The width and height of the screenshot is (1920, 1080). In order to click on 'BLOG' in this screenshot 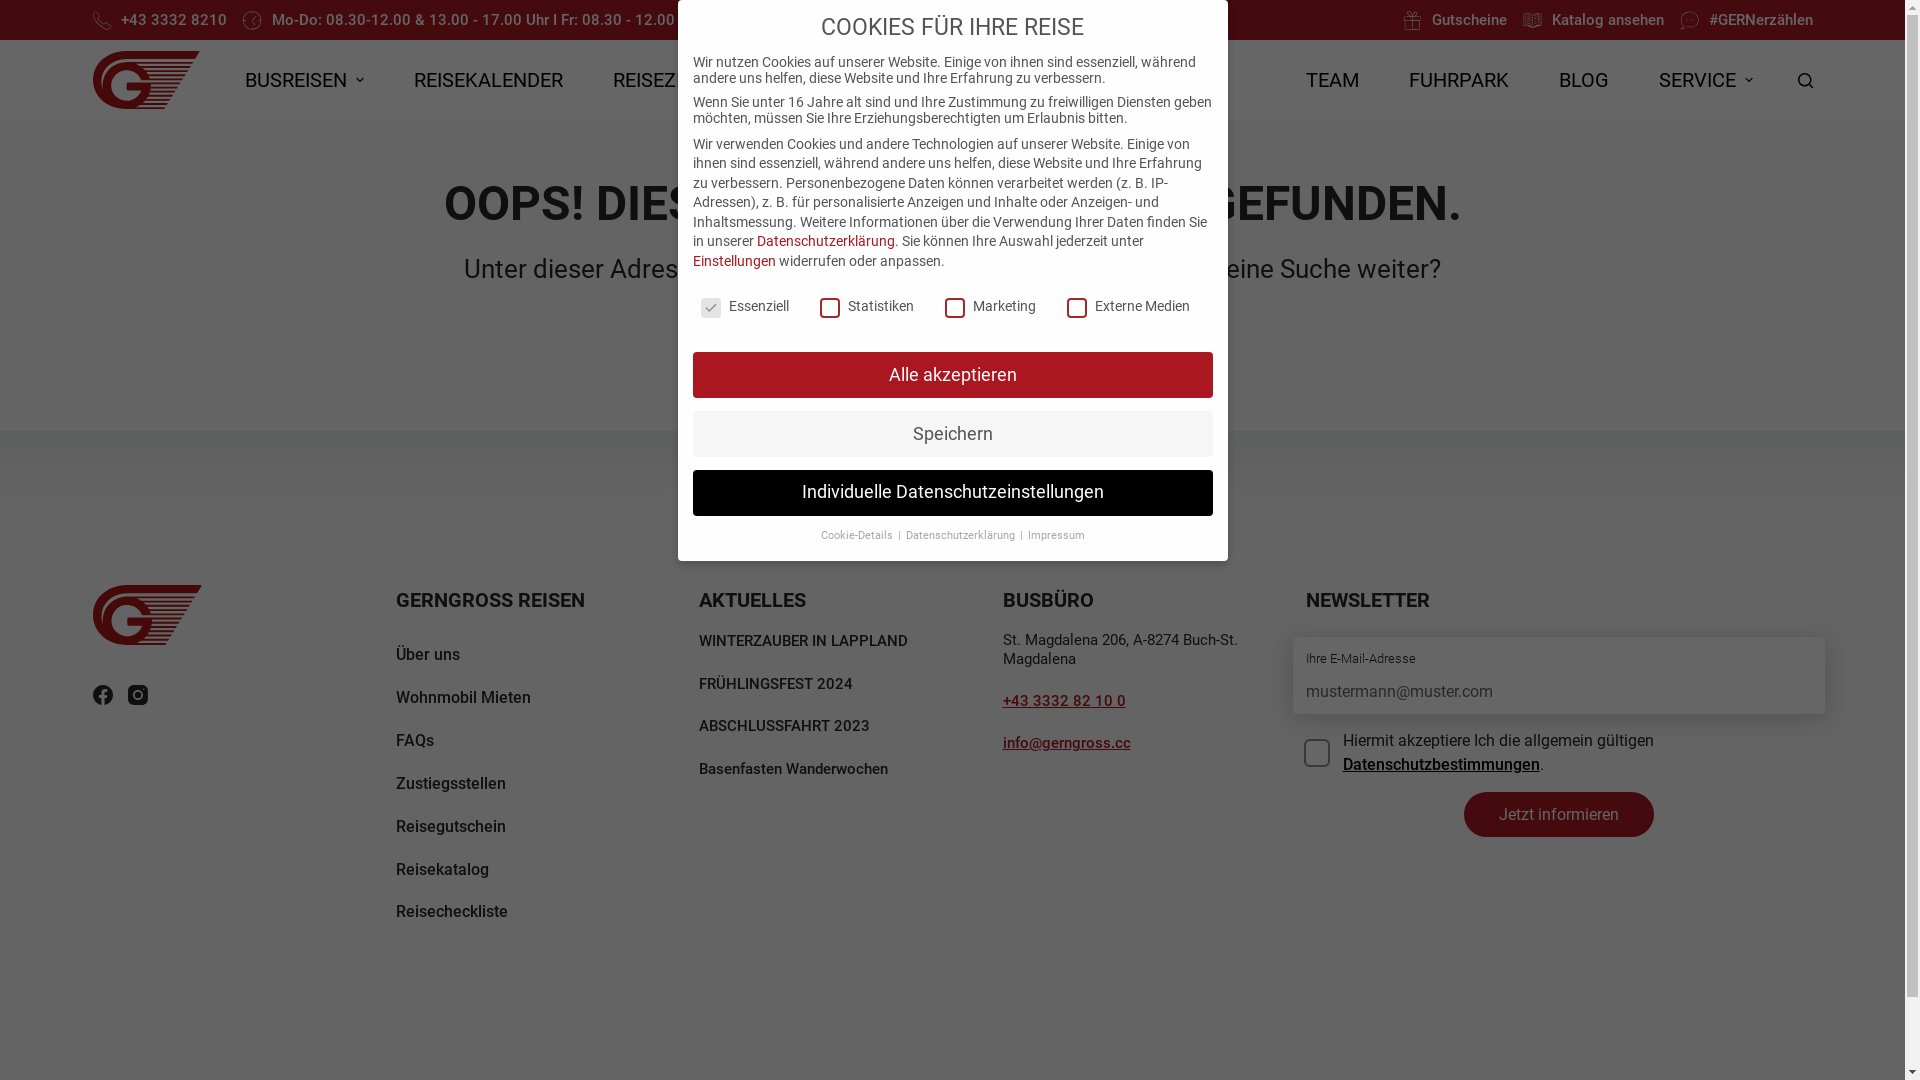, I will do `click(1583, 79)`.